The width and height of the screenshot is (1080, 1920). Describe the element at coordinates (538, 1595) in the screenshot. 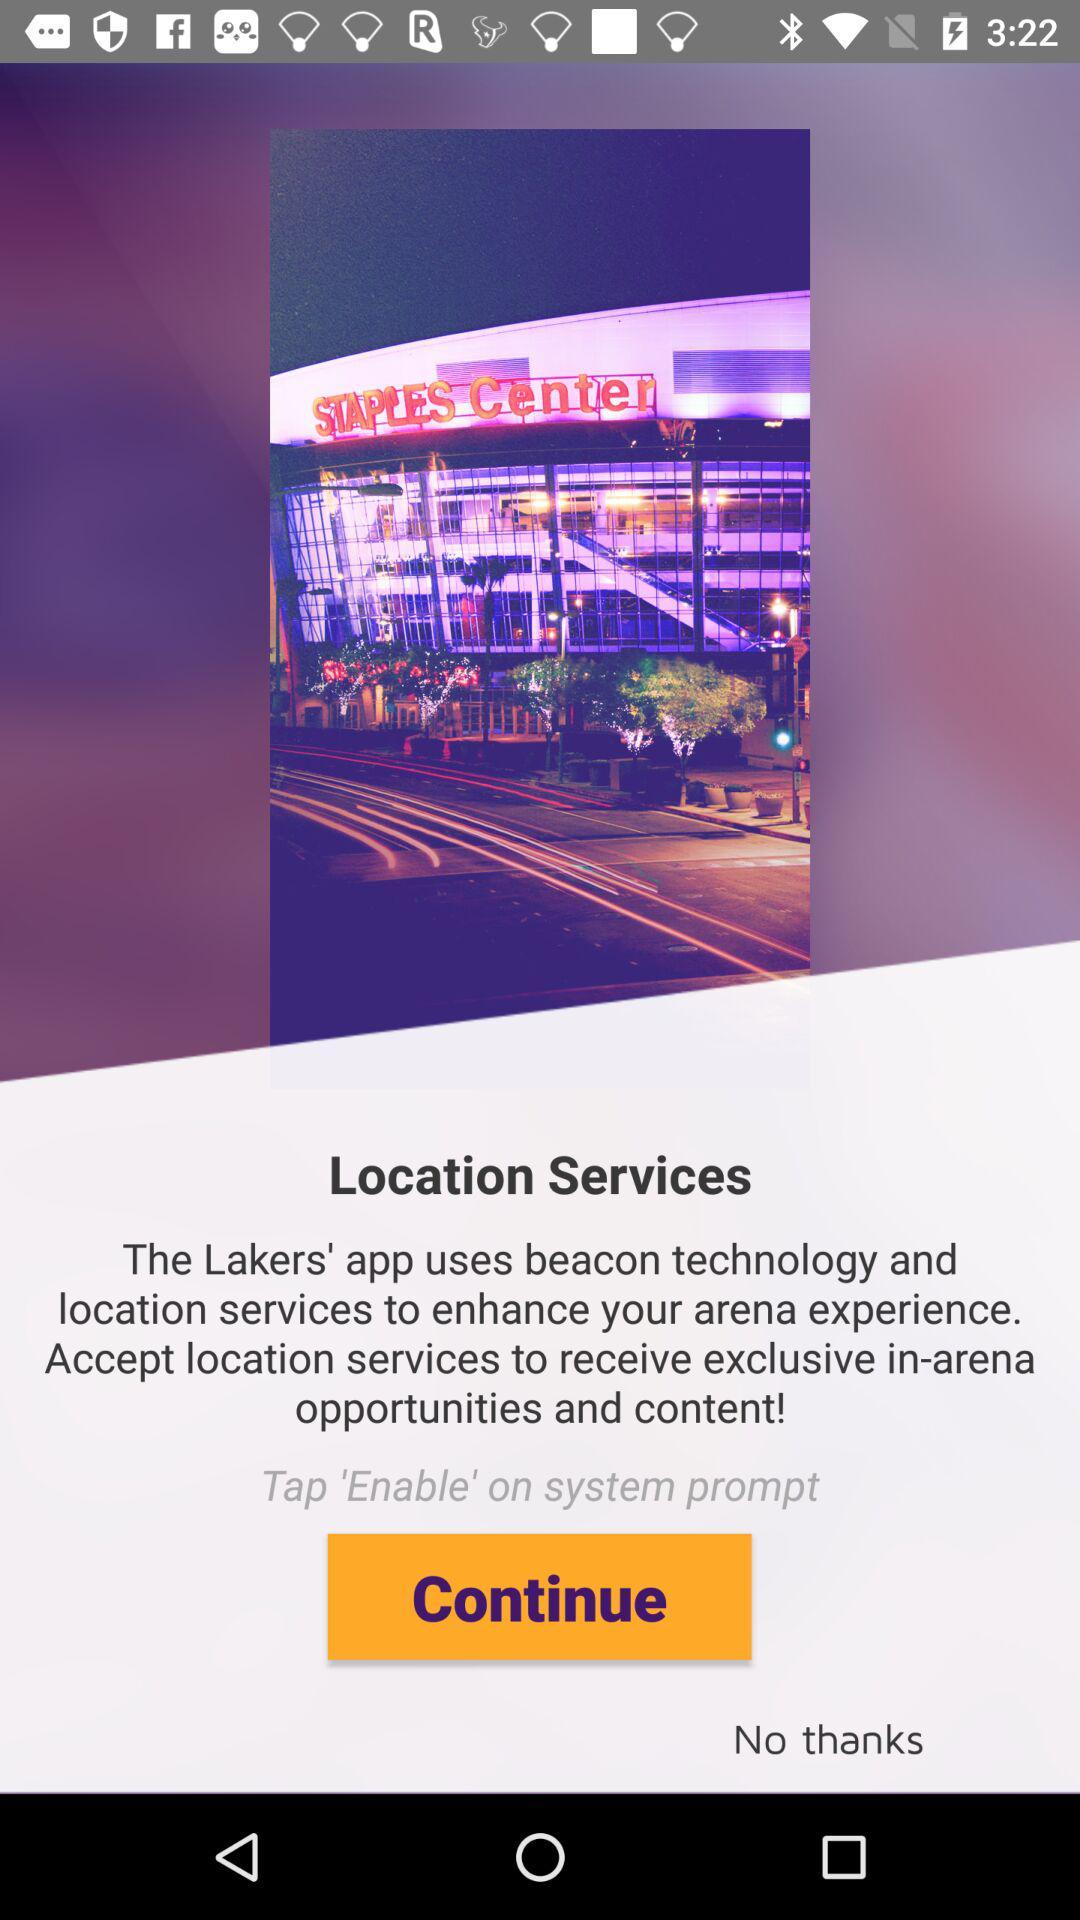

I see `item above the no thanks icon` at that location.